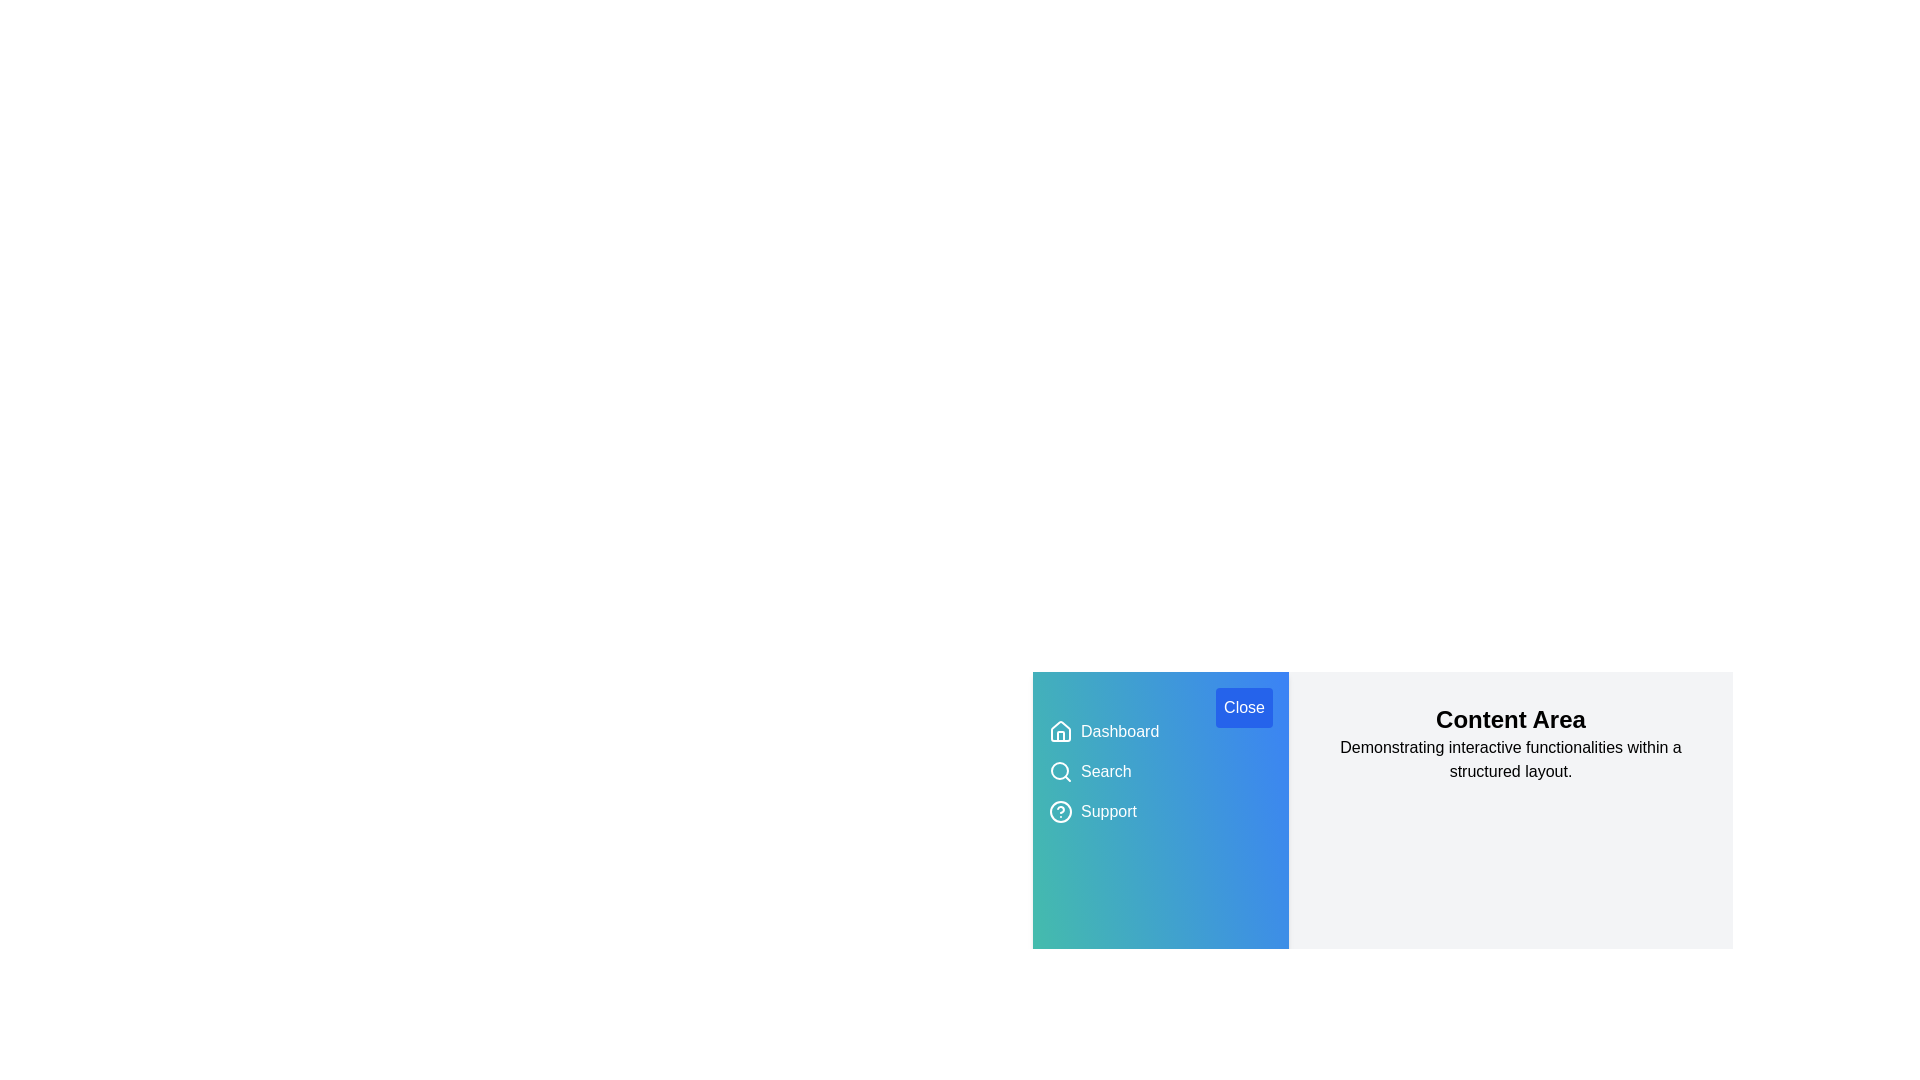 Image resolution: width=1920 pixels, height=1080 pixels. Describe the element at coordinates (1104, 770) in the screenshot. I see `the menu item Search to activate its action` at that location.